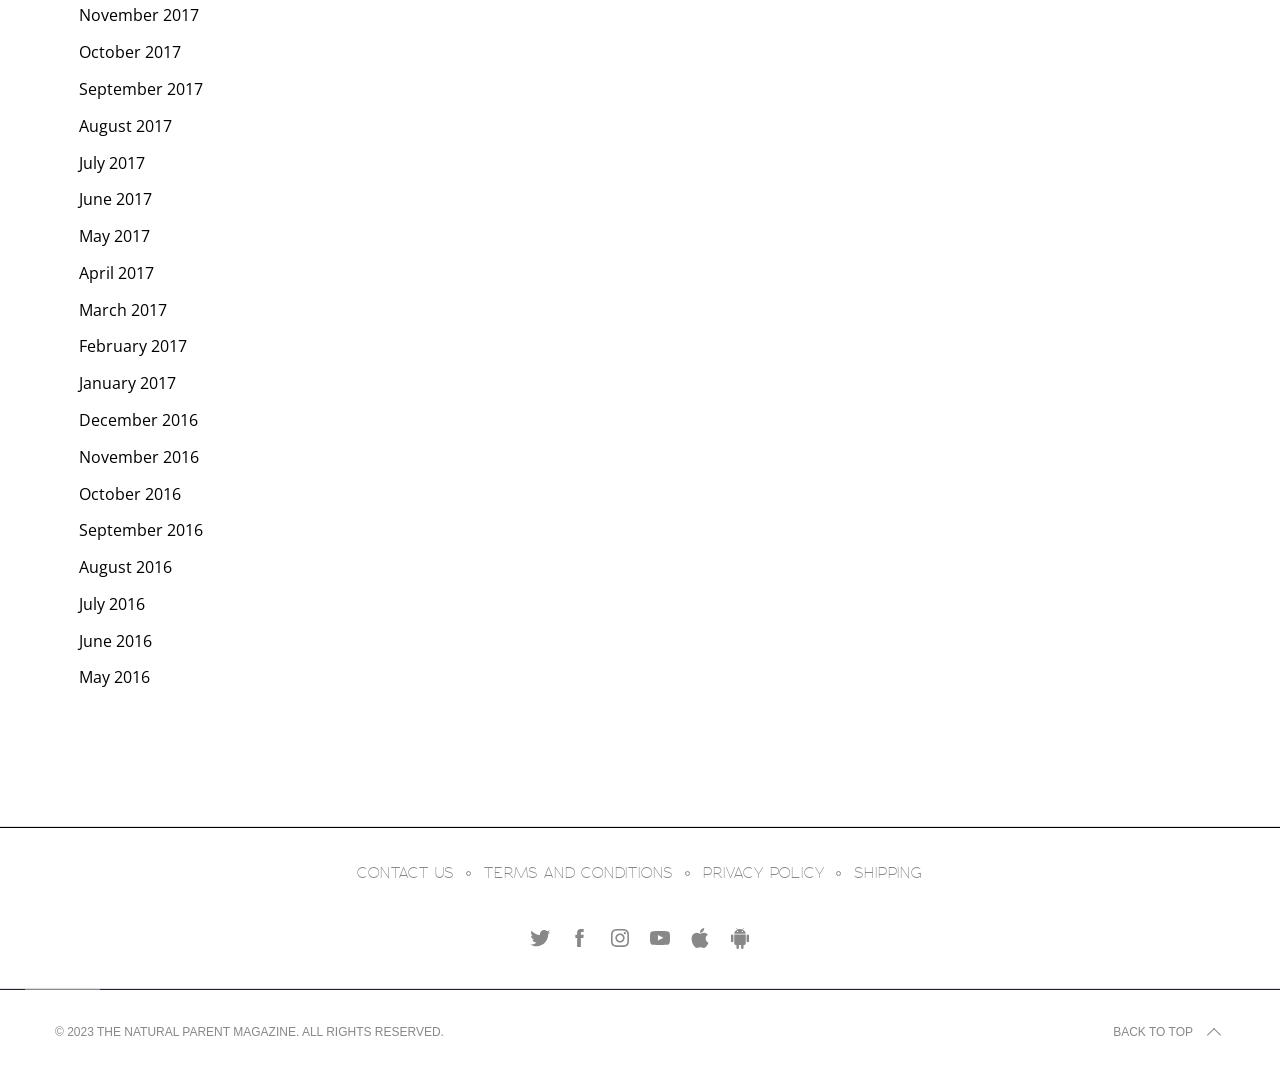 This screenshot has height=1069, width=1280. Describe the element at coordinates (854, 872) in the screenshot. I see `'Shipping'` at that location.